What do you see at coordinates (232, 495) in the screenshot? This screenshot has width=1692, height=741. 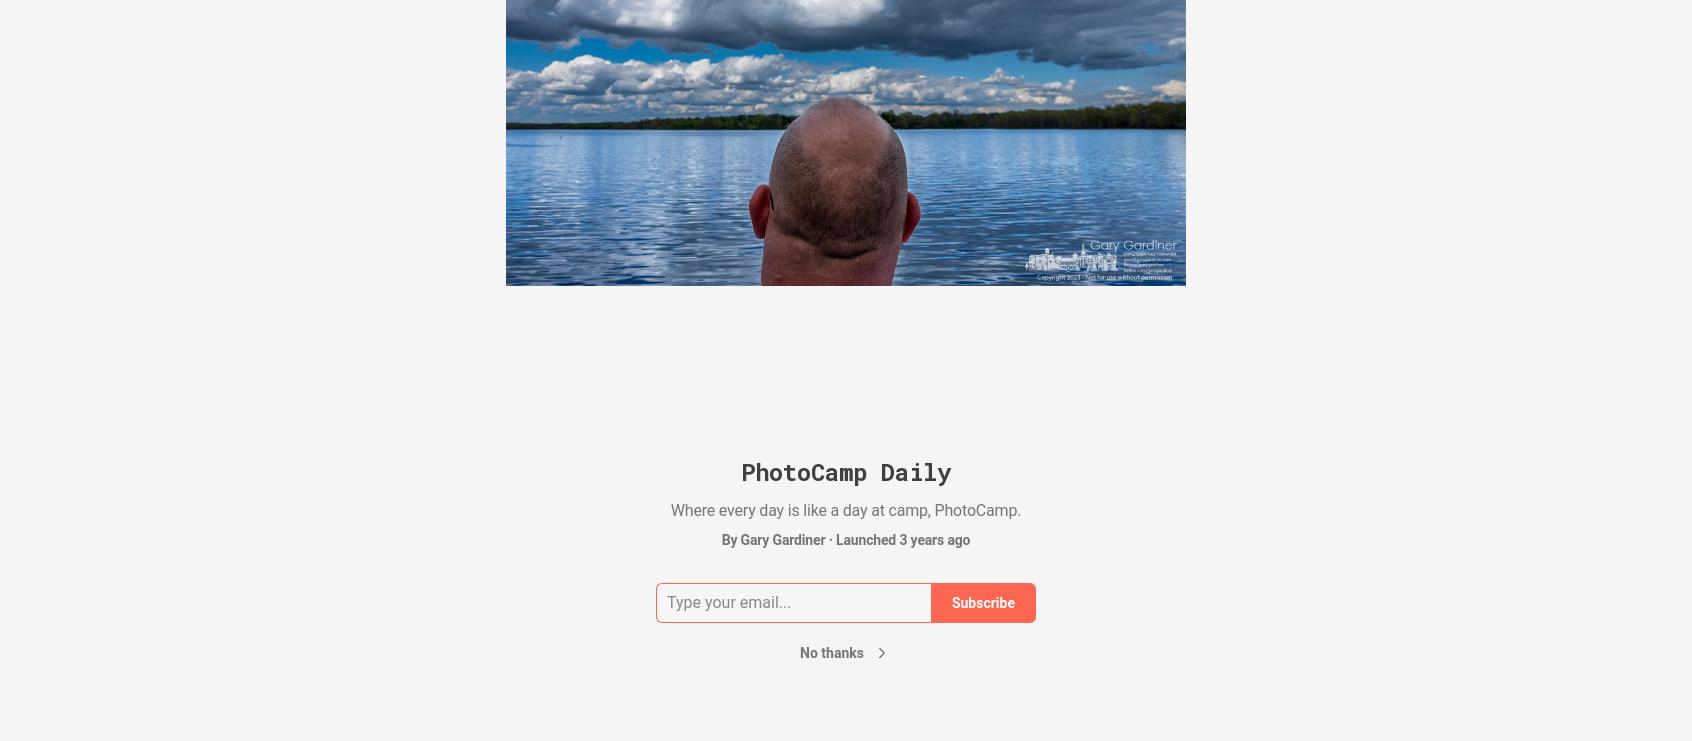 I see `'Oct 24'` at bounding box center [232, 495].